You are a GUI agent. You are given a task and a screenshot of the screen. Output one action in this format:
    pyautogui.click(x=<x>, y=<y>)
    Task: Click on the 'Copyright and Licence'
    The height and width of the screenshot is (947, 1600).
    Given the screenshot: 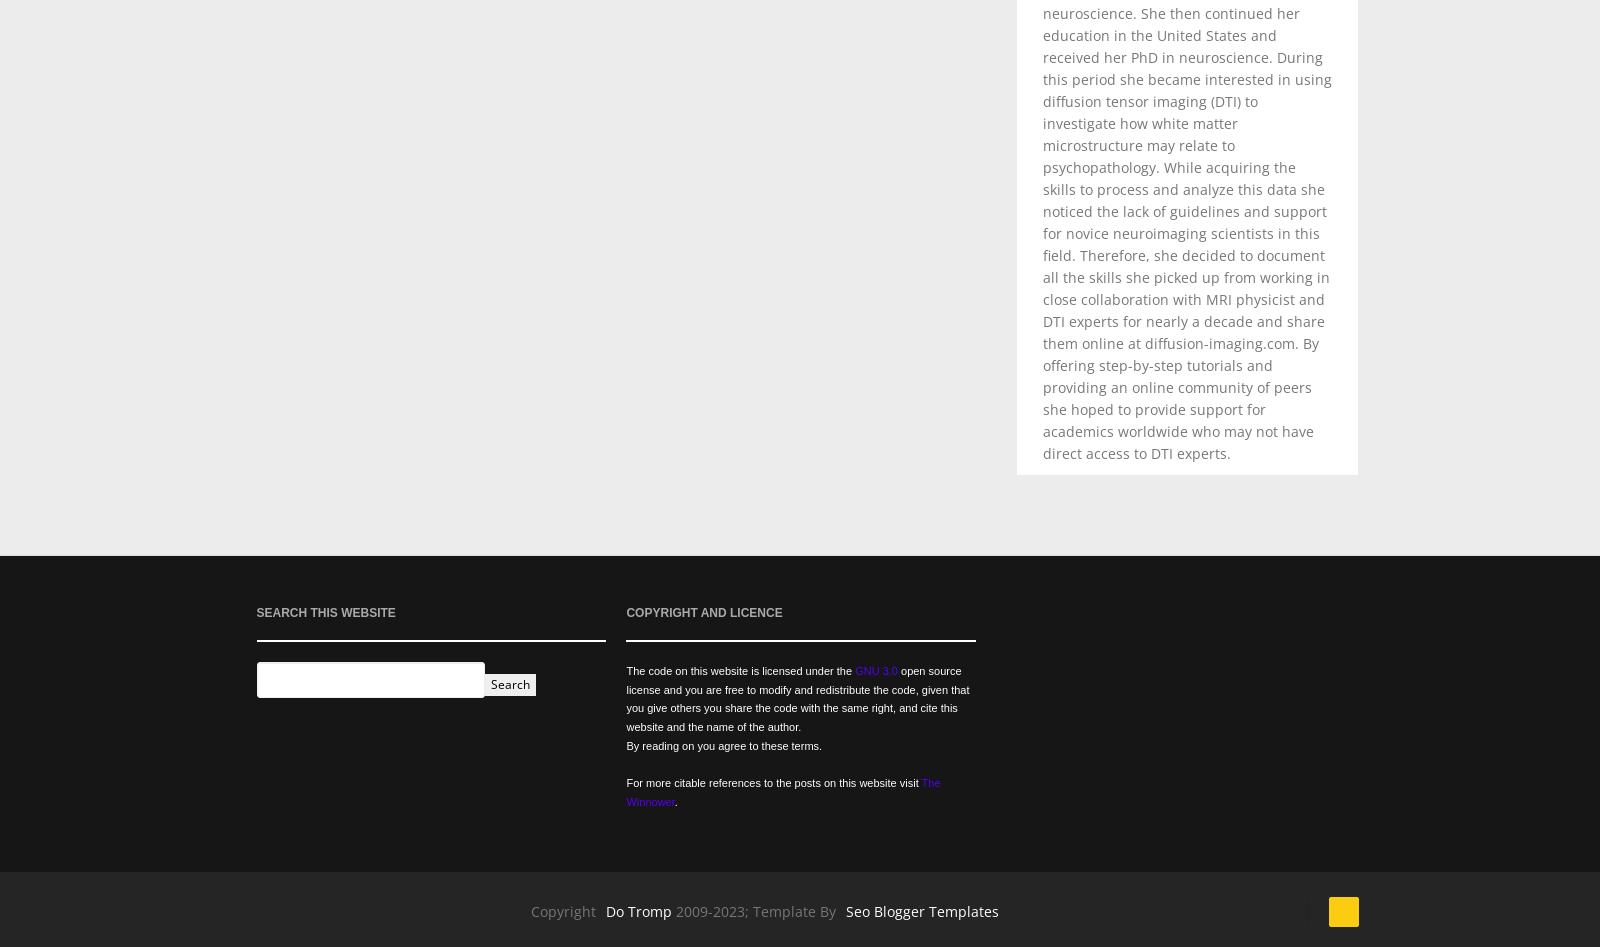 What is the action you would take?
    pyautogui.click(x=704, y=612)
    